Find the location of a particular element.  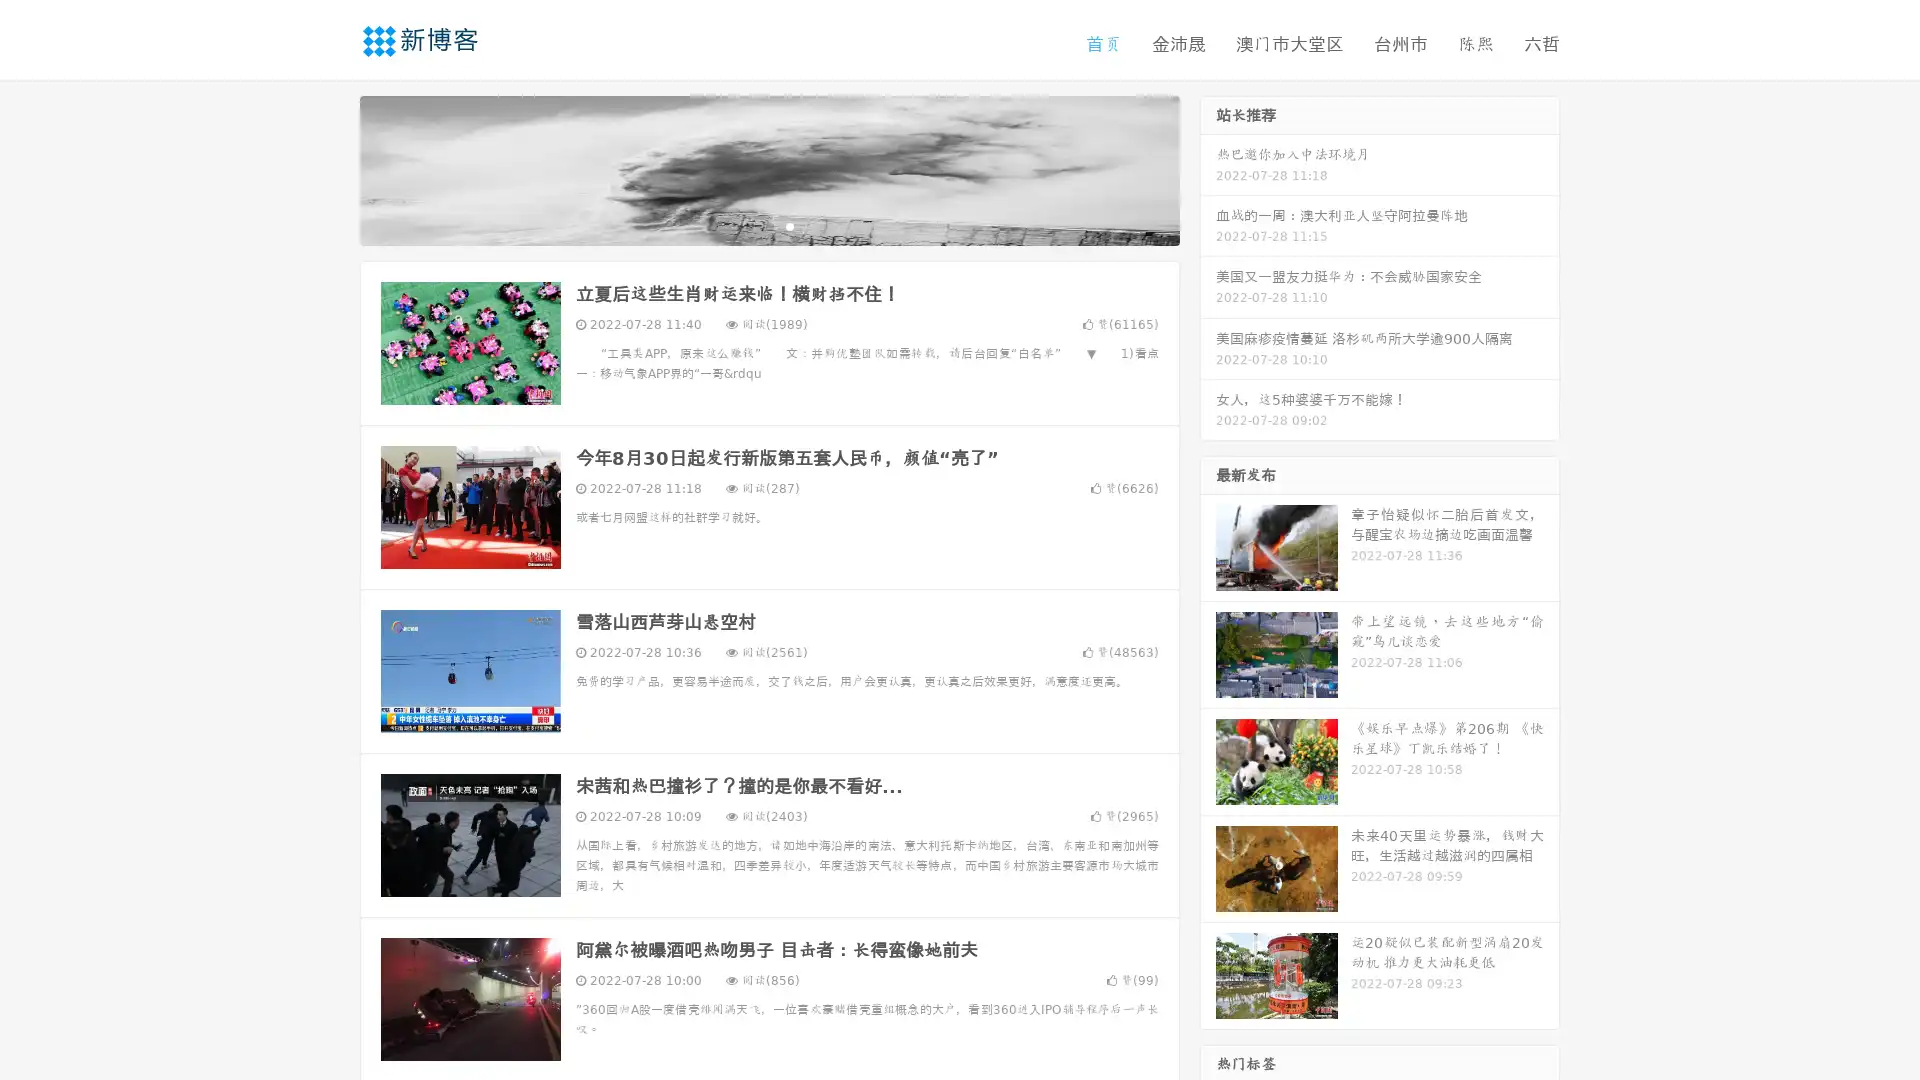

Go to slide 3 is located at coordinates (789, 225).